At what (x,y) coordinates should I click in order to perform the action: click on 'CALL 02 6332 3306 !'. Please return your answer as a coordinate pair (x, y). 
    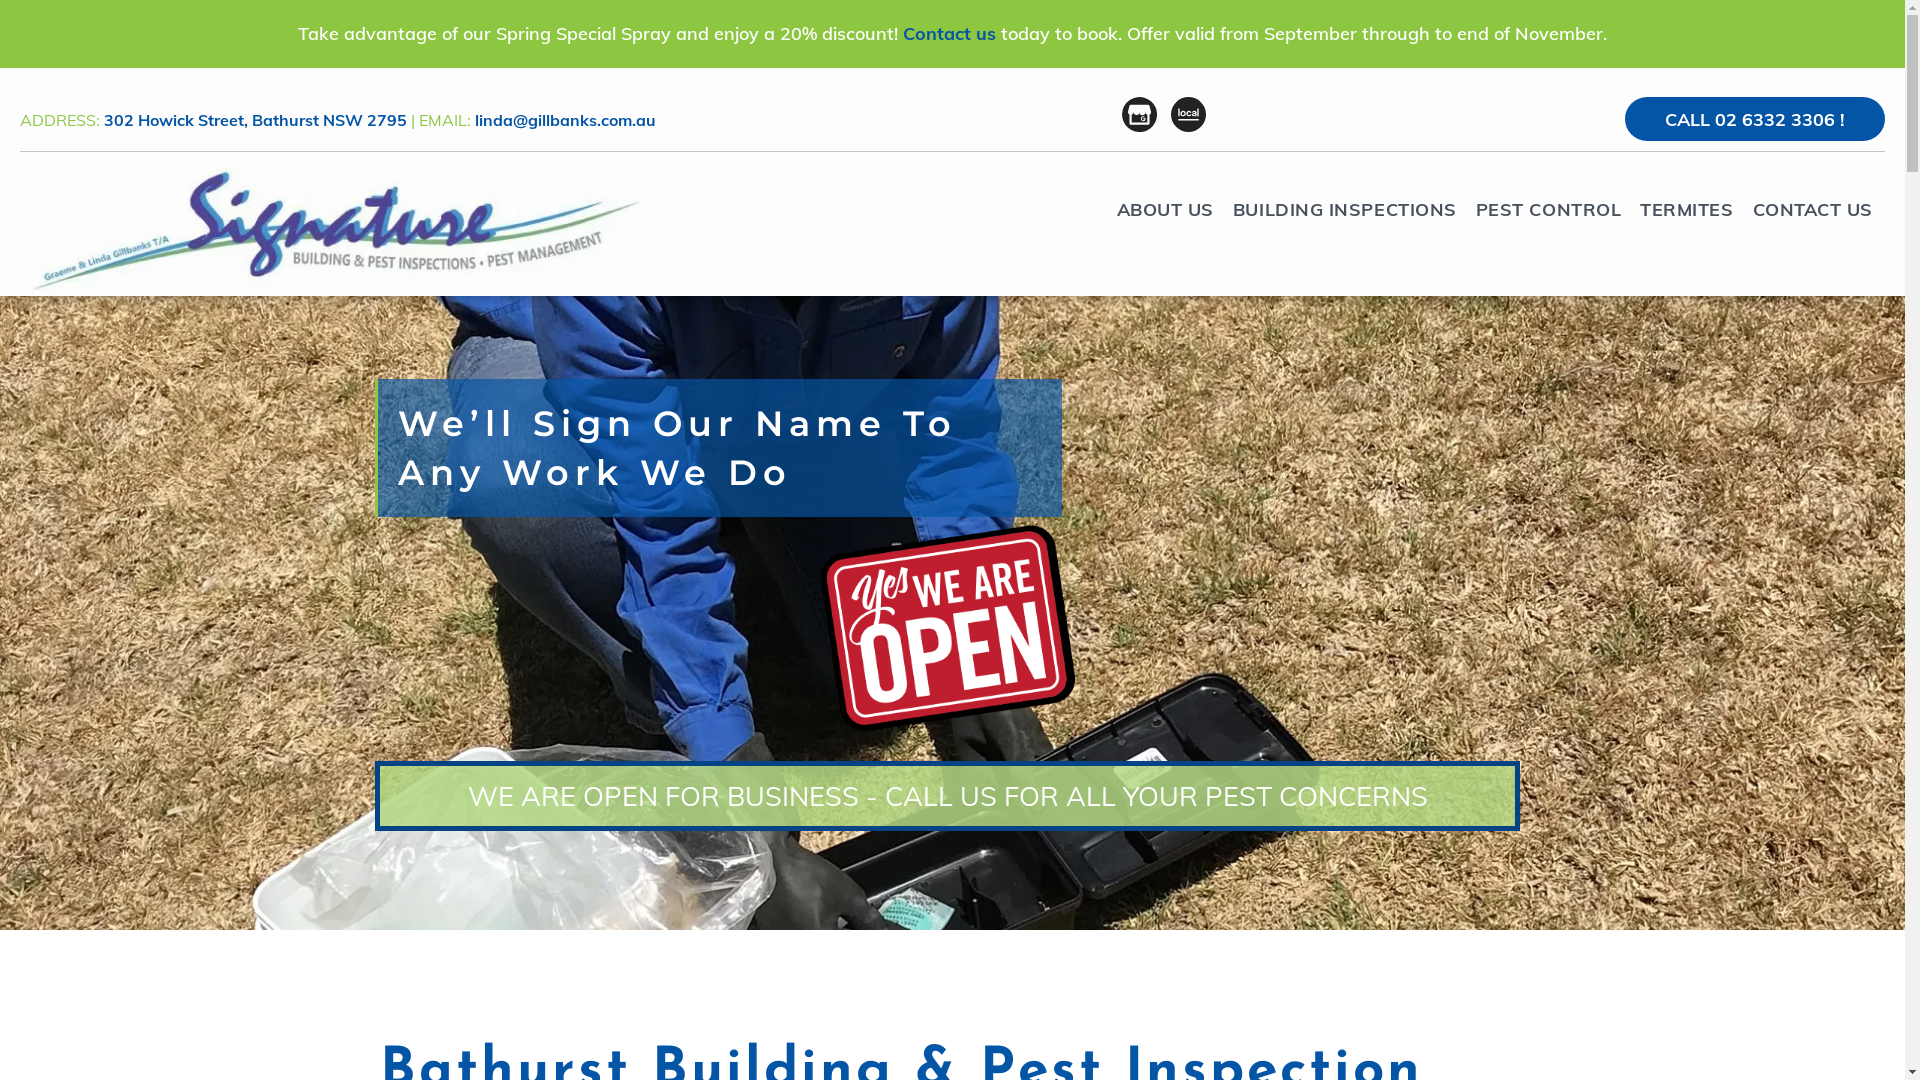
    Looking at the image, I should click on (1754, 119).